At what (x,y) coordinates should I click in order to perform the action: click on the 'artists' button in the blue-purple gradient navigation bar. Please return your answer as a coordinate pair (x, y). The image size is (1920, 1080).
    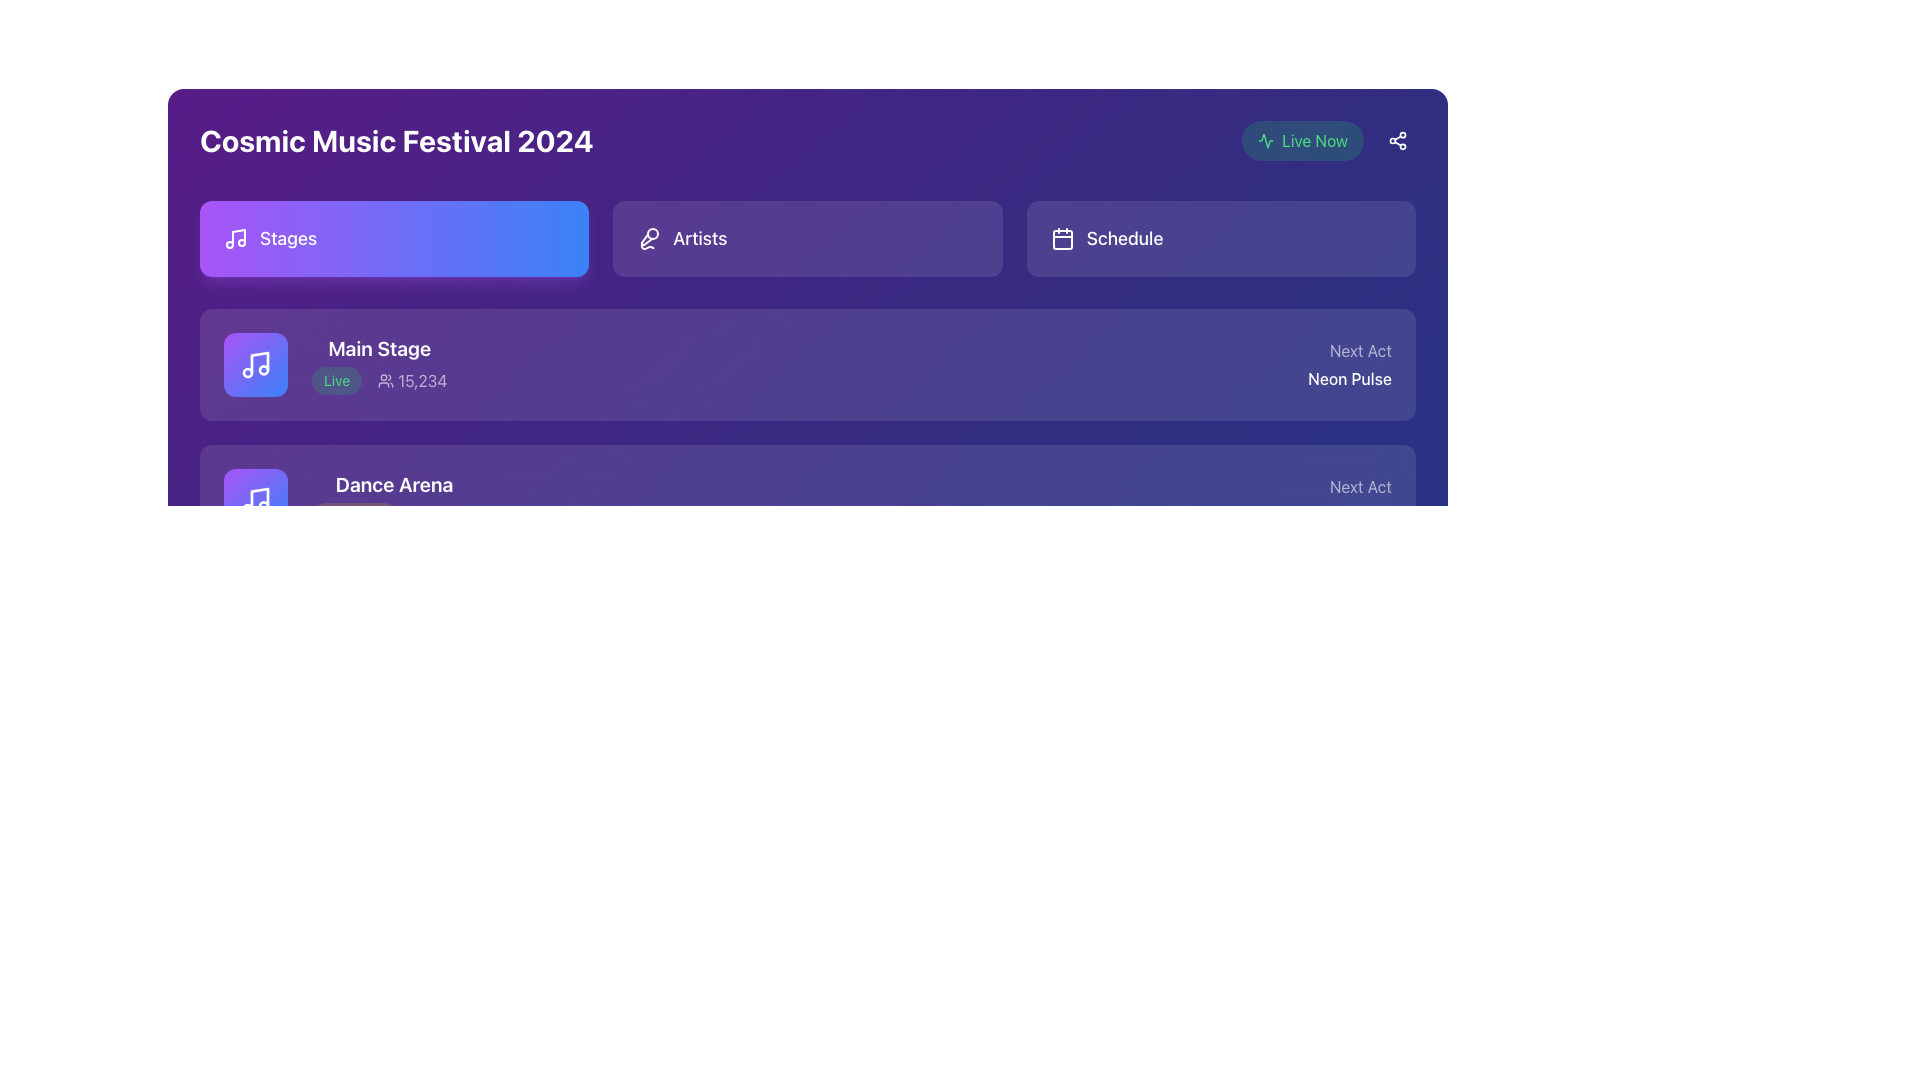
    Looking at the image, I should click on (807, 238).